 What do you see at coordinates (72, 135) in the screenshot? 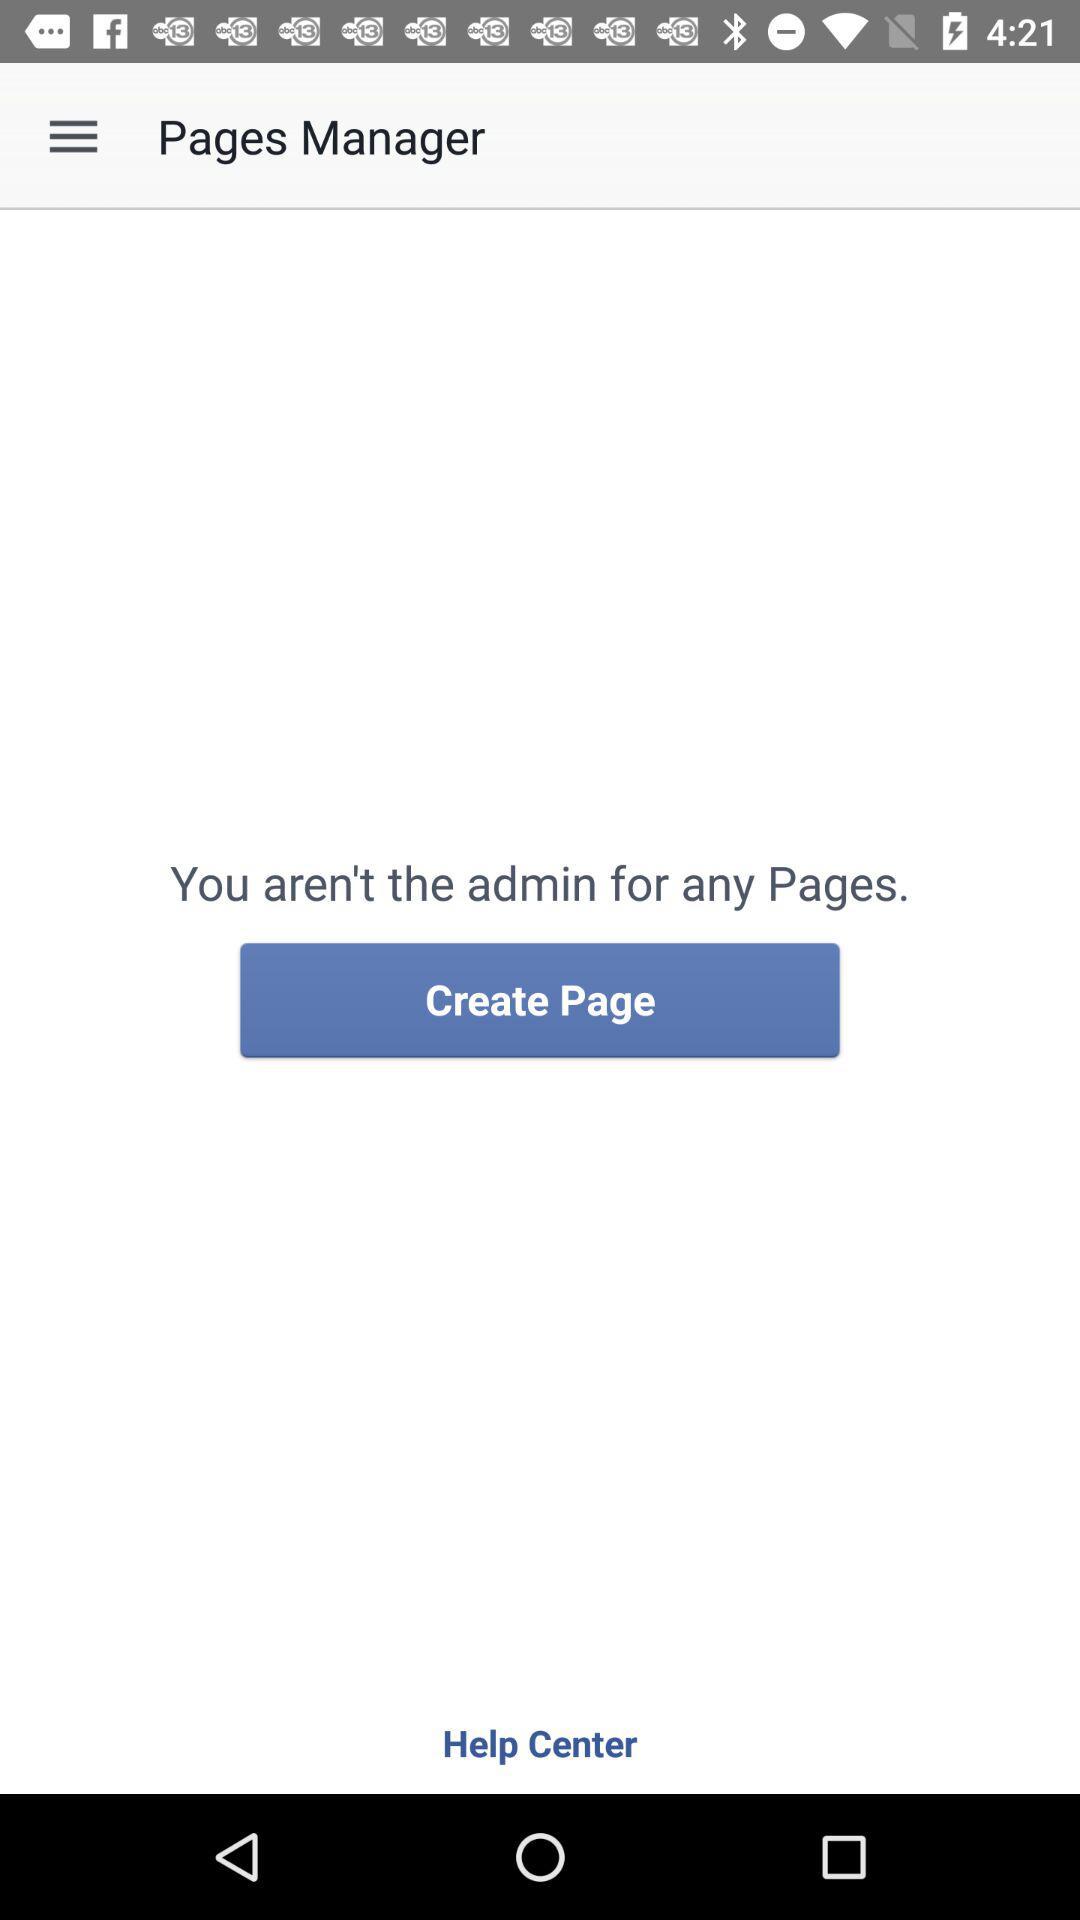
I see `icon to the left of the pages manager app` at bounding box center [72, 135].